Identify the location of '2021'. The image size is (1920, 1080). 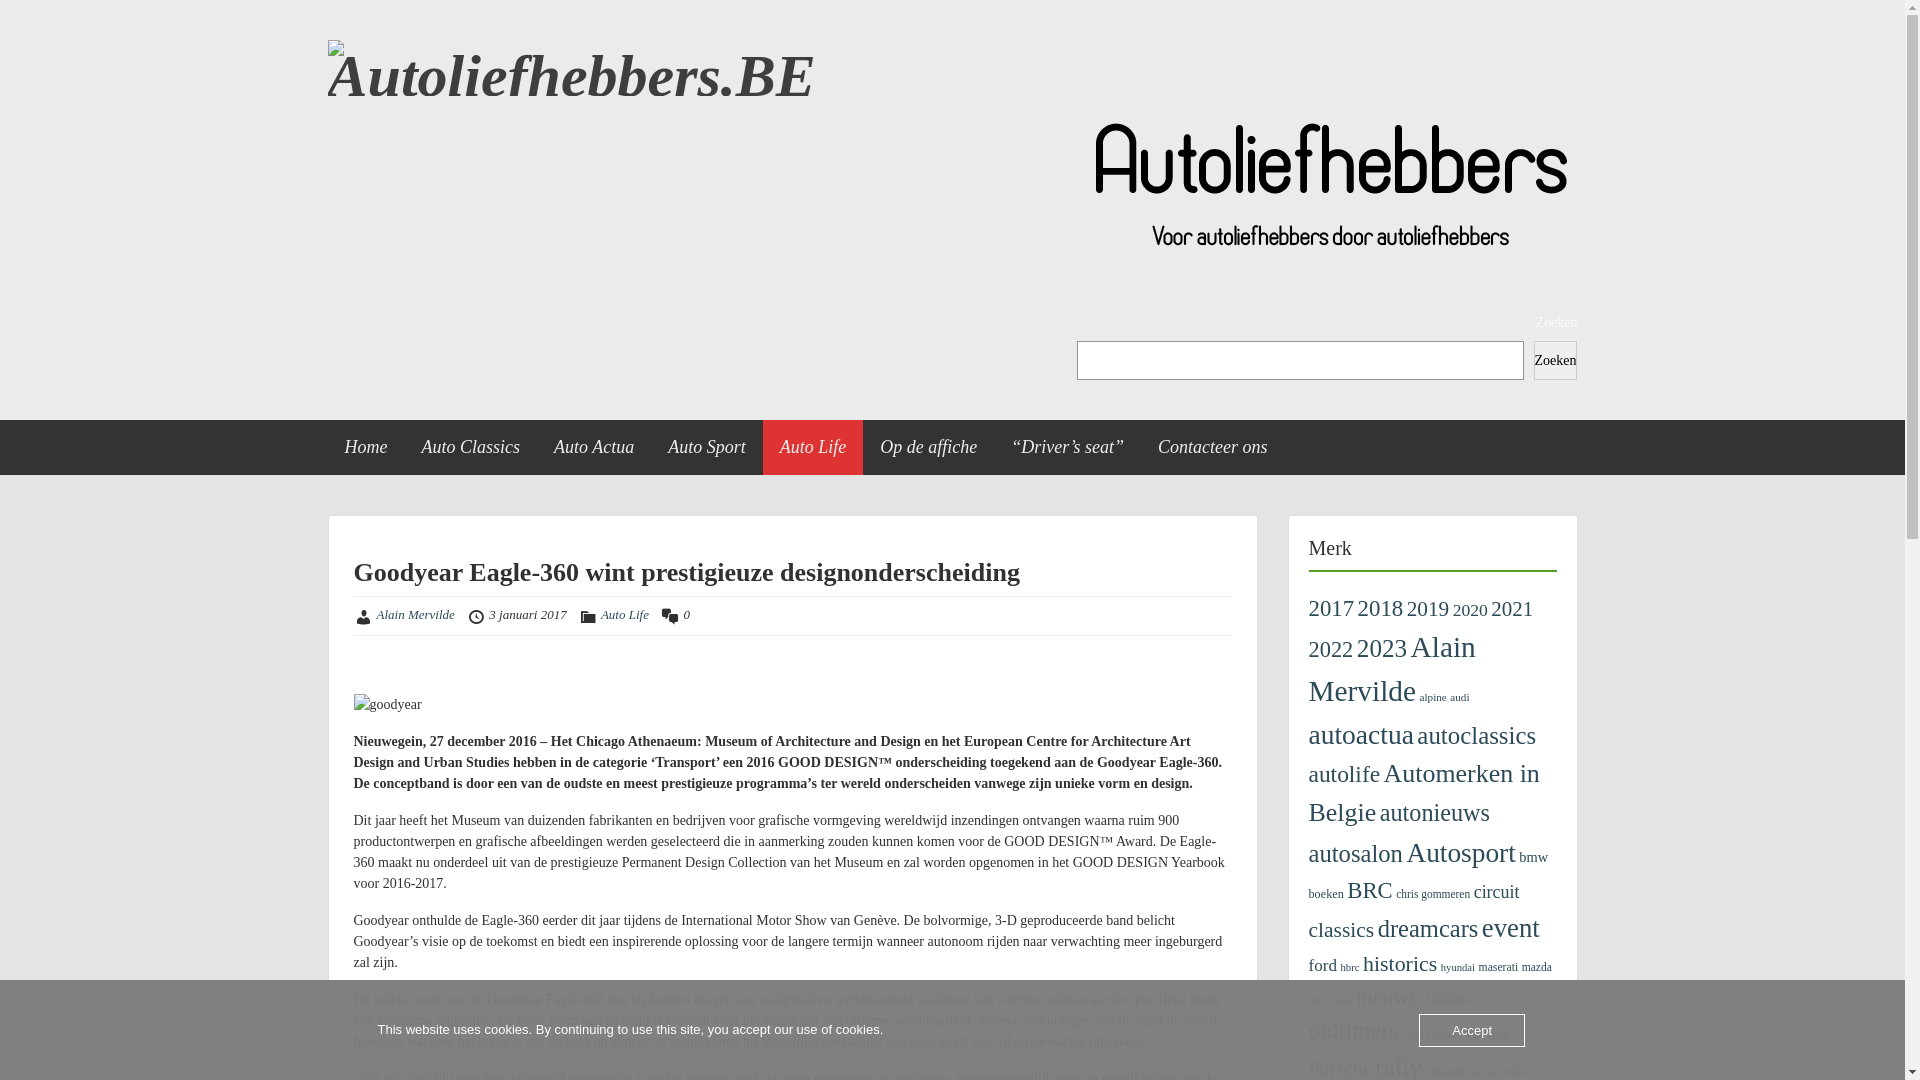
(1512, 608).